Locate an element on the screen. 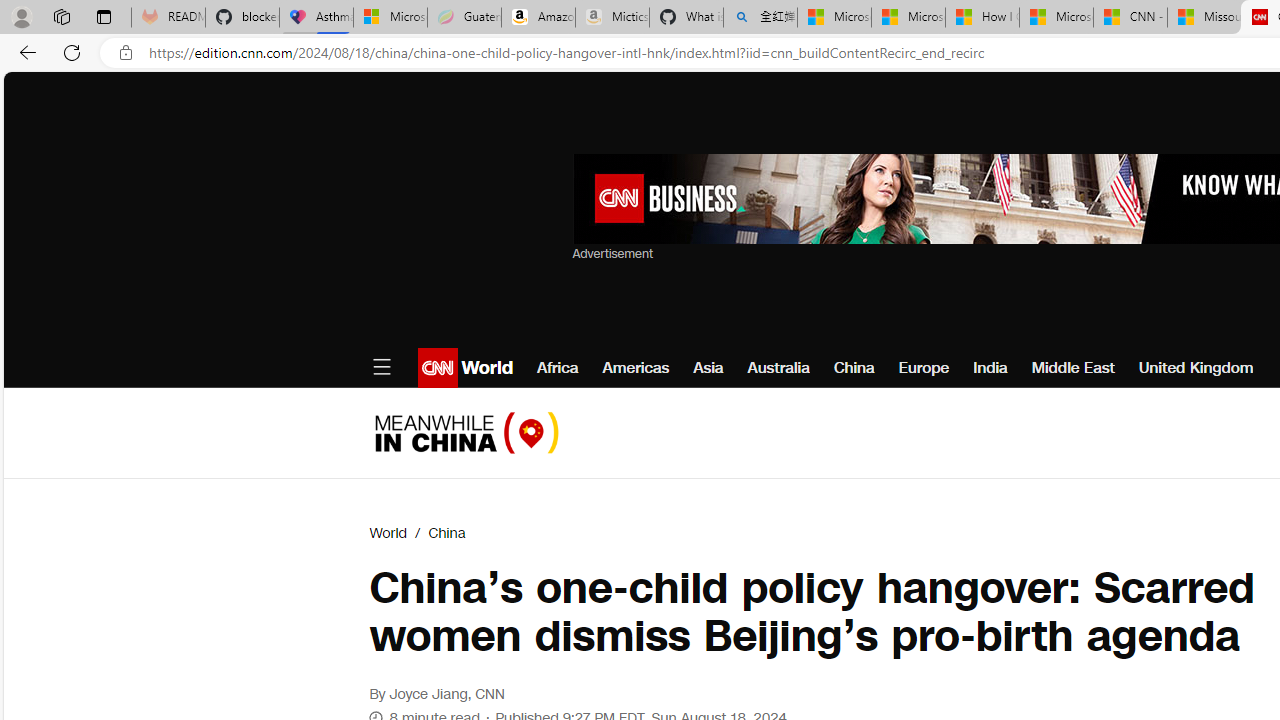 Image resolution: width=1280 pixels, height=720 pixels. 'Europe' is located at coordinates (923, 367).